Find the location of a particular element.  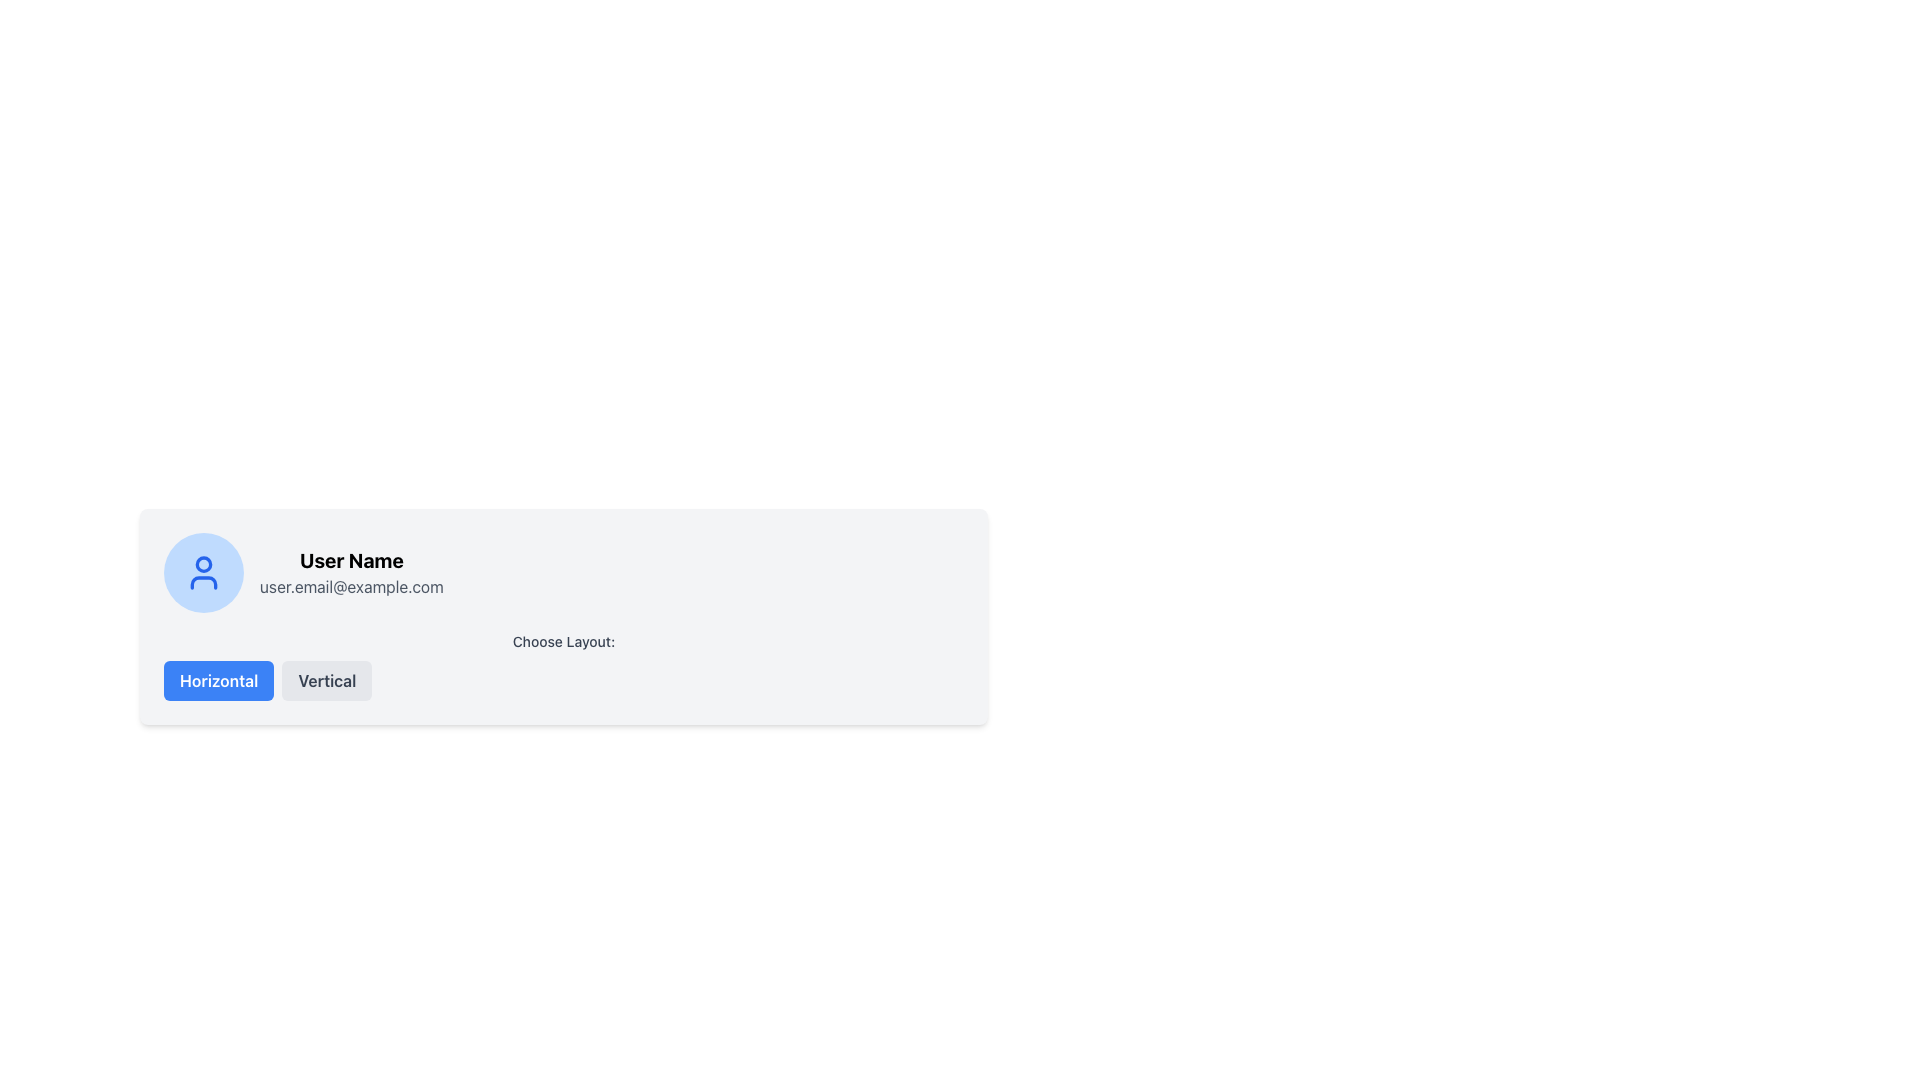

the Text Label displaying the user's name located at the top-left section of the profile card, which is aligned with the user icon and above the email address is located at coordinates (351, 560).